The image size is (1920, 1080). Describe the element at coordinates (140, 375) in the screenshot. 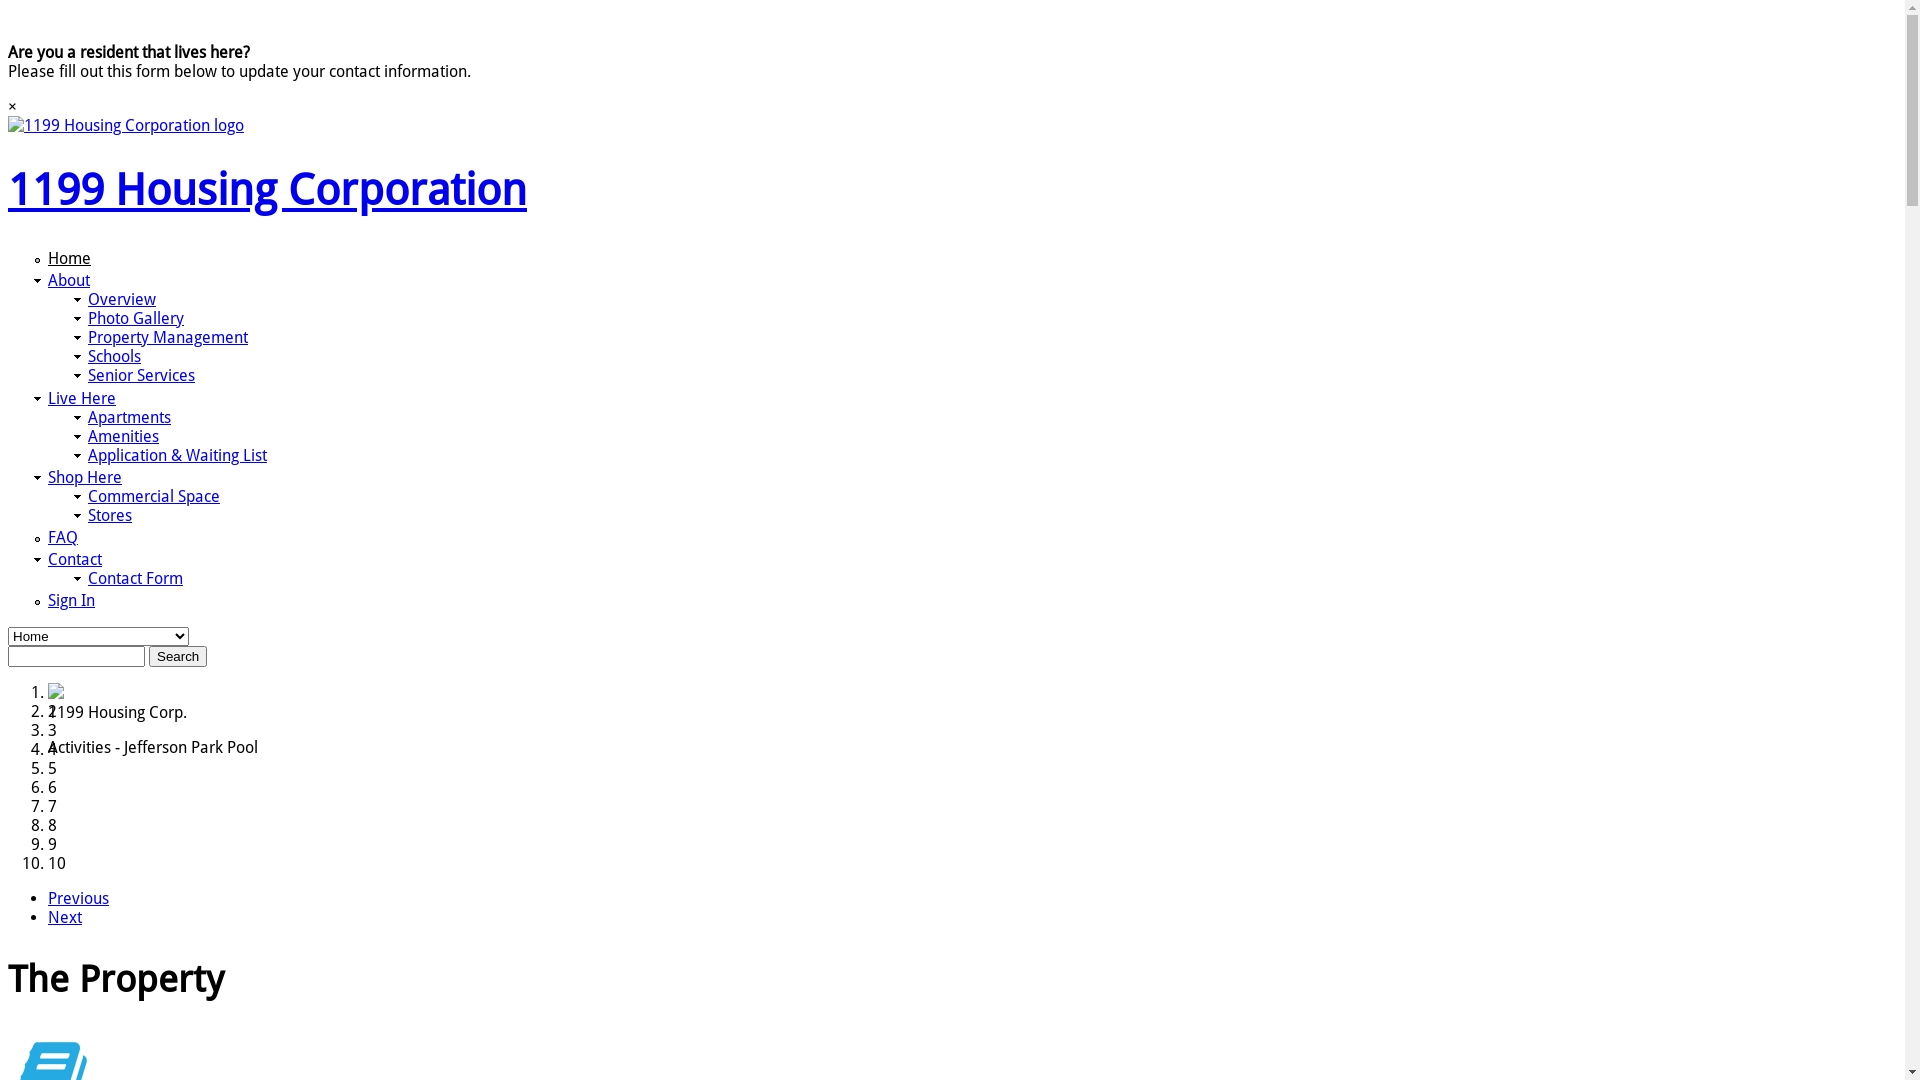

I see `'Senior Services'` at that location.